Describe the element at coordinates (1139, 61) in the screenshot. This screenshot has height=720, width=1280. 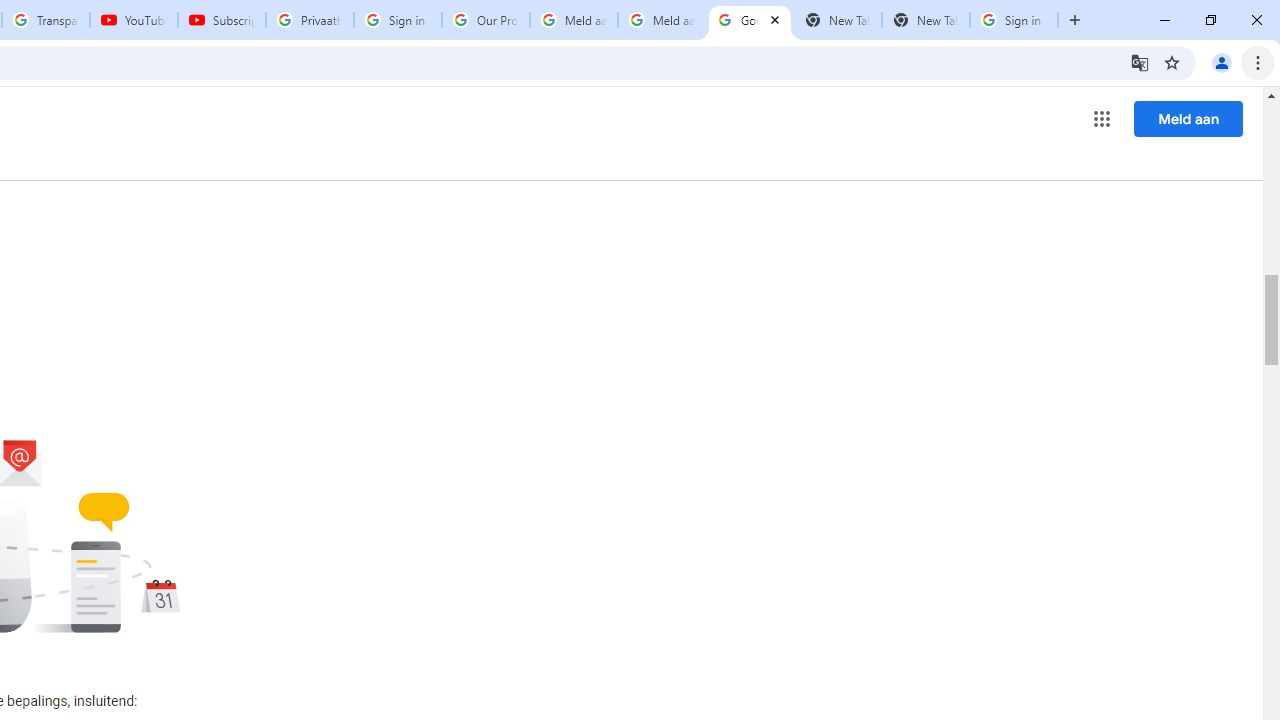
I see `'Translate this page'` at that location.